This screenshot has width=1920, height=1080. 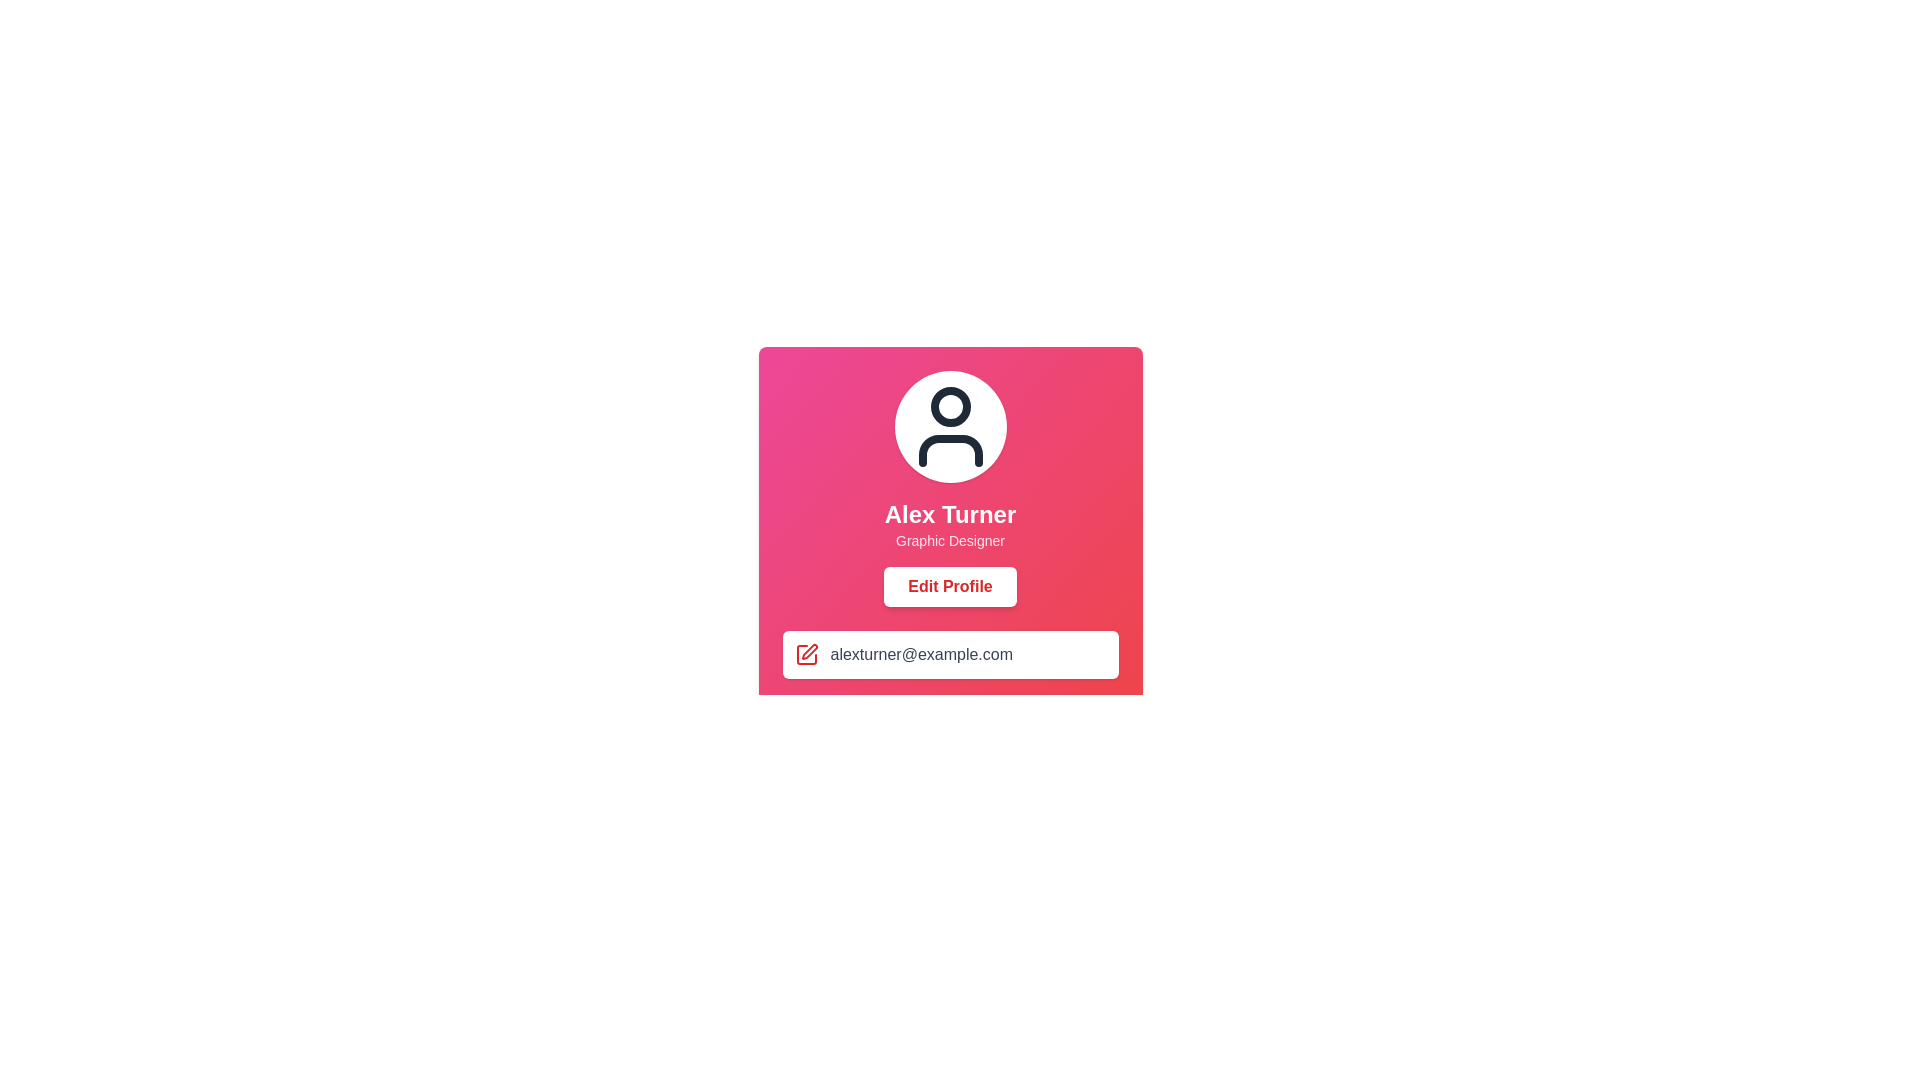 What do you see at coordinates (949, 685) in the screenshot?
I see `the Information Display Component that shows the user's email address, located below the 'Edit Profile' button and above the 'Change Password' component` at bounding box center [949, 685].